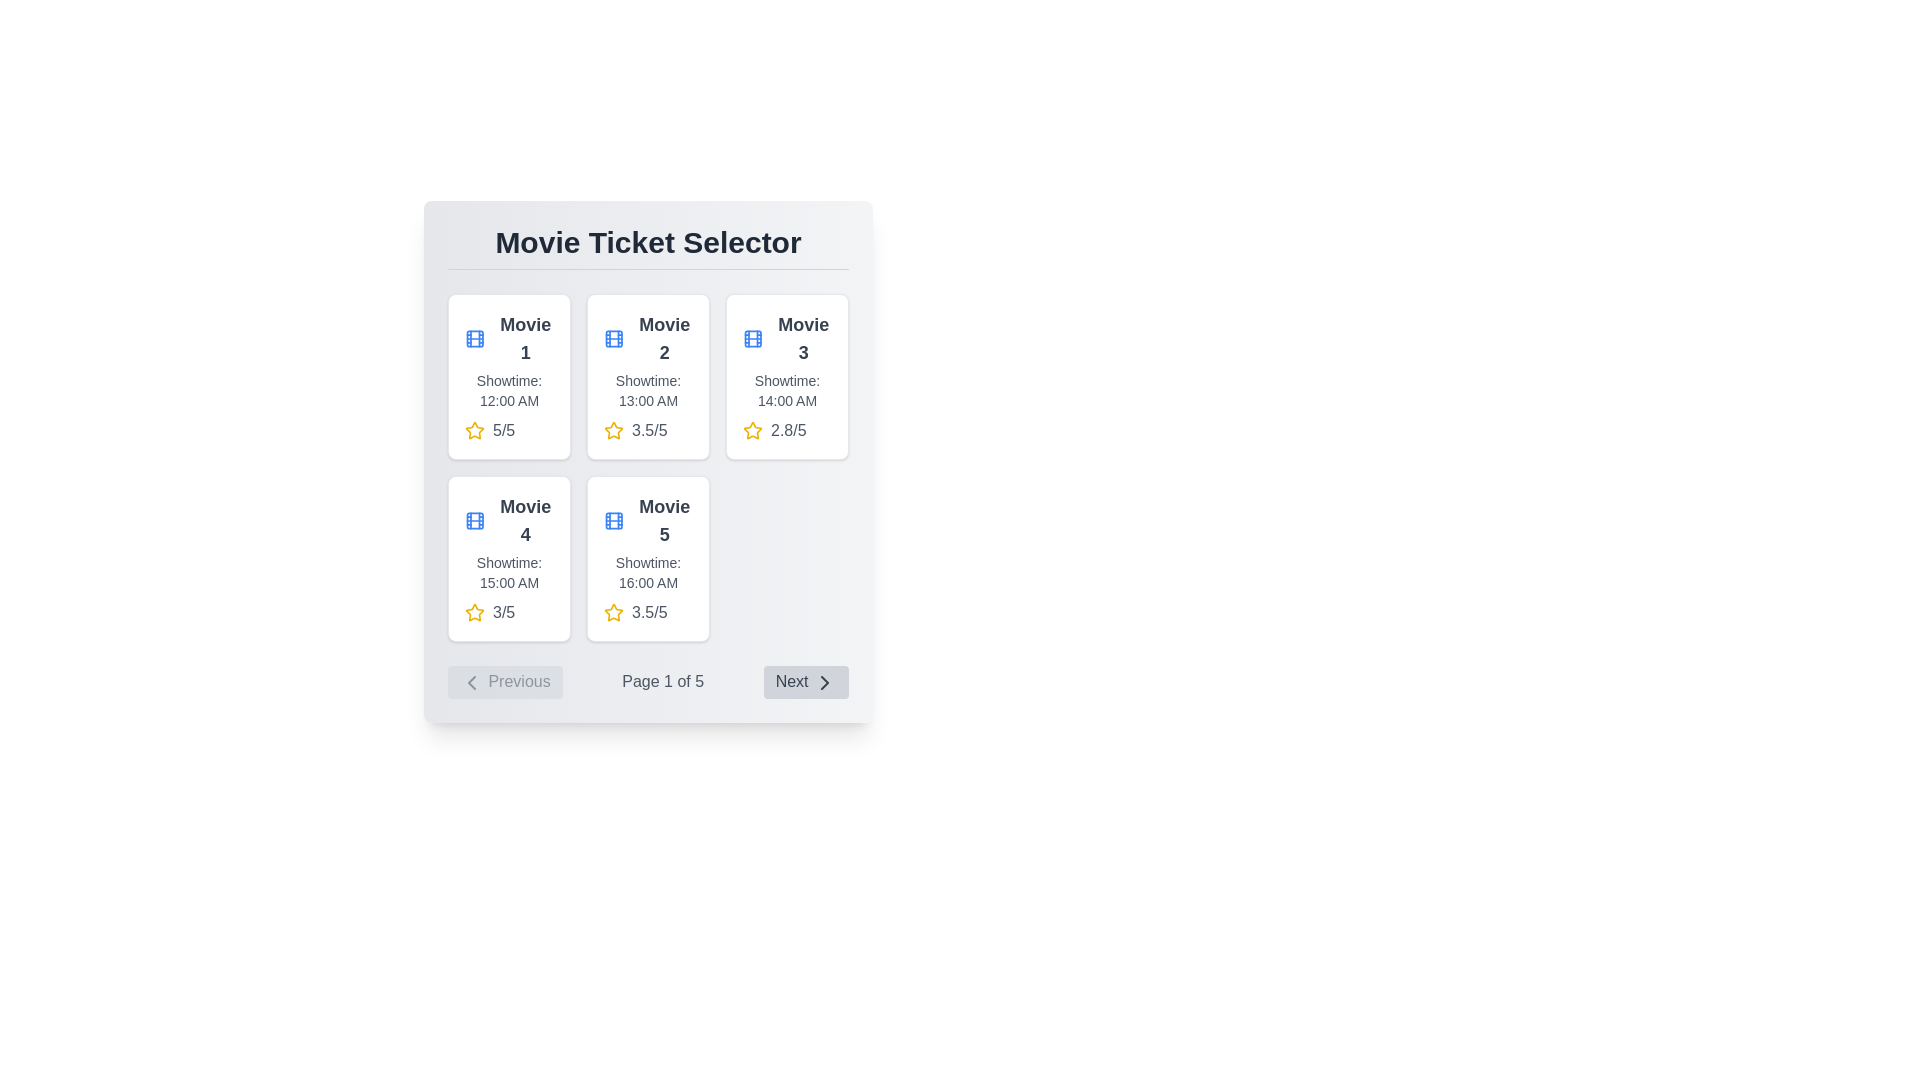 Image resolution: width=1920 pixels, height=1080 pixels. Describe the element at coordinates (786, 338) in the screenshot. I see `the text label with the title 'Movie 3' which is located in the upper portion of the third movie card in the grid` at that location.